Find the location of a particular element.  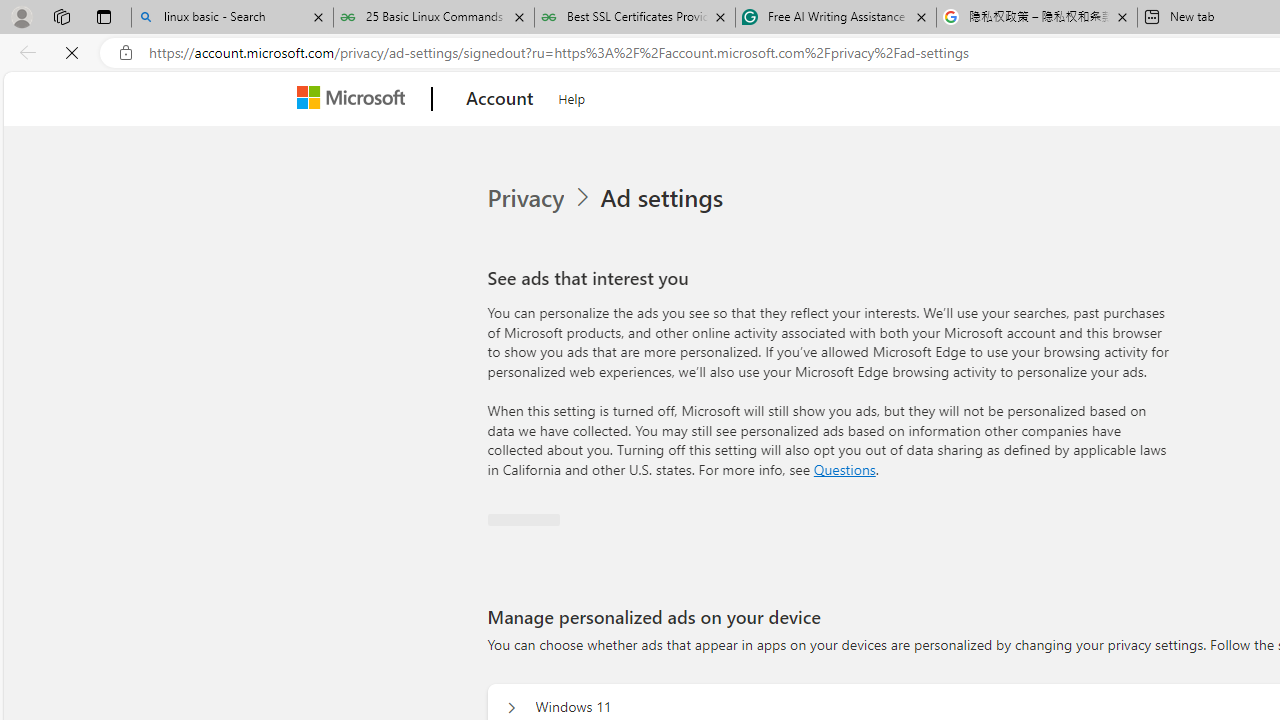

'Free AI Writing Assistance for Students | Grammarly' is located at coordinates (835, 17).